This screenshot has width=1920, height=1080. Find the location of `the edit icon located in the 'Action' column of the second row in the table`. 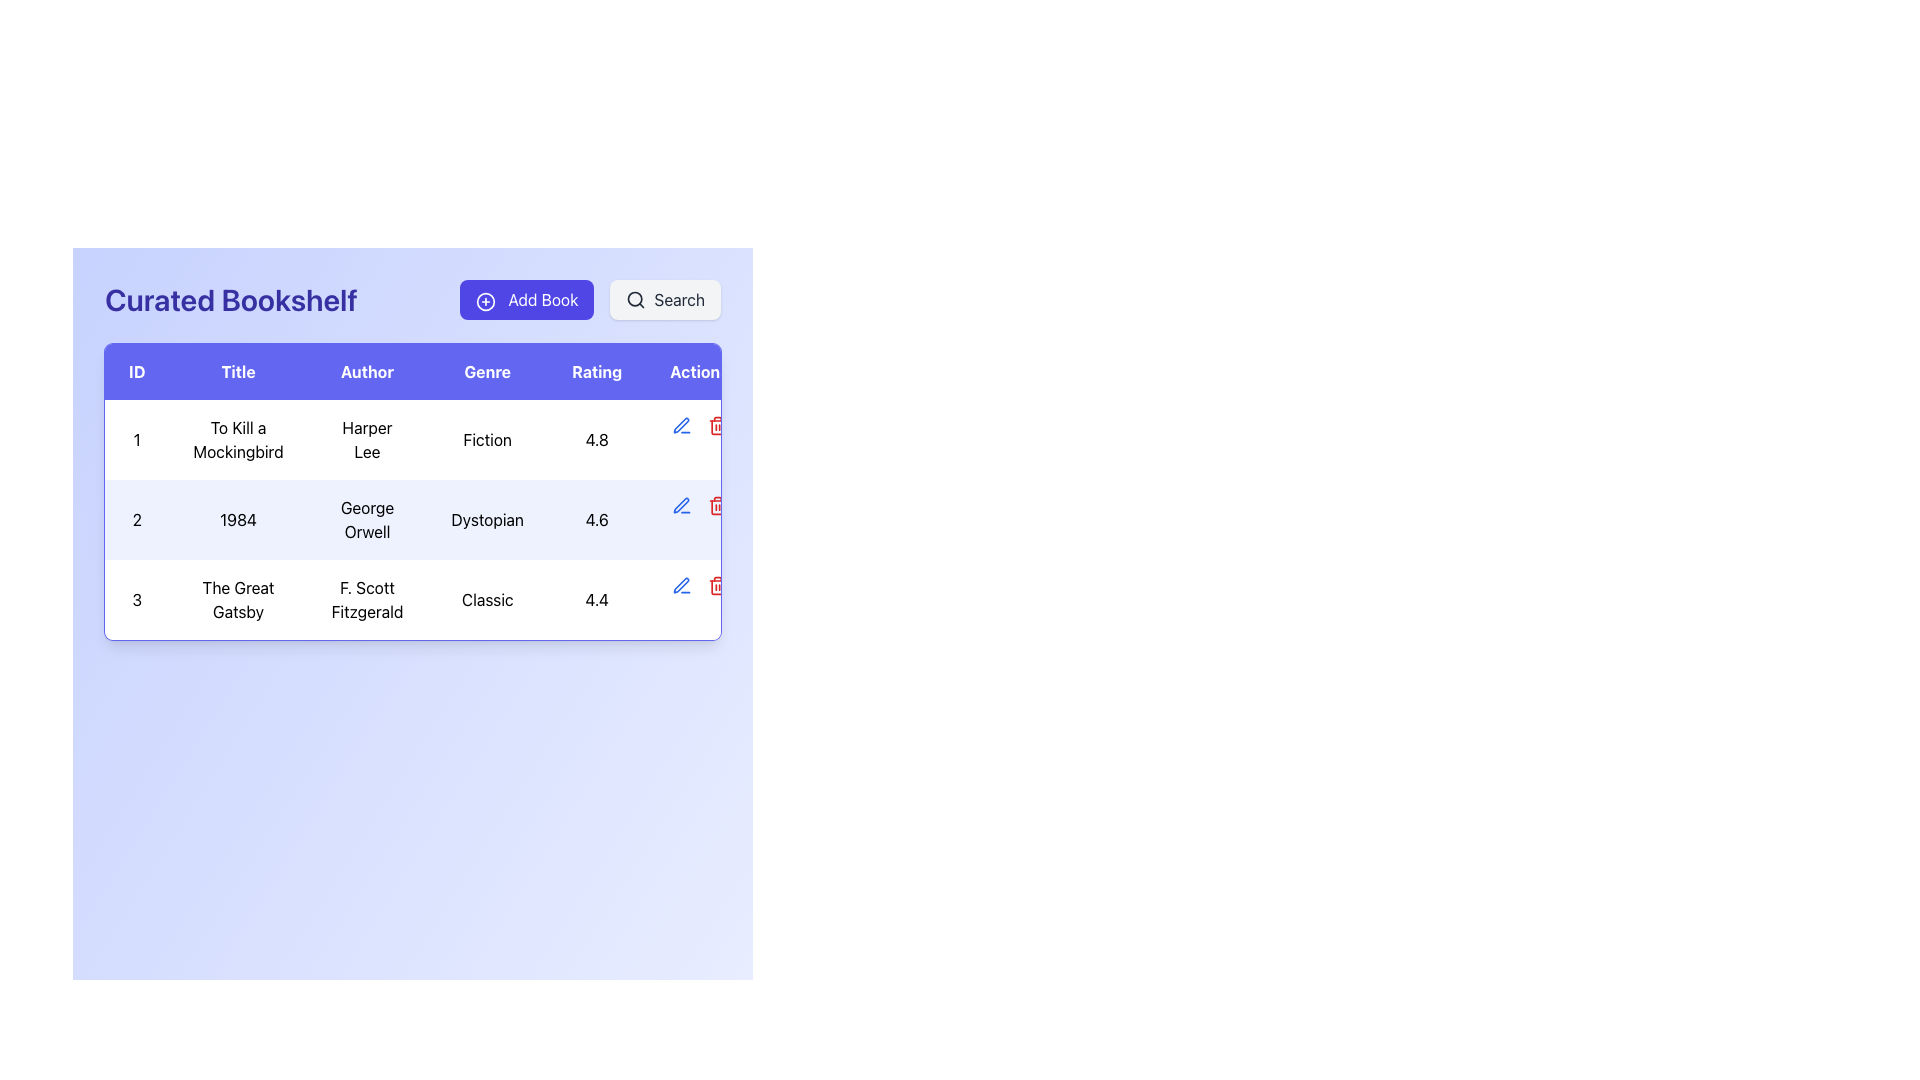

the edit icon located in the 'Action' column of the second row in the table is located at coordinates (681, 585).